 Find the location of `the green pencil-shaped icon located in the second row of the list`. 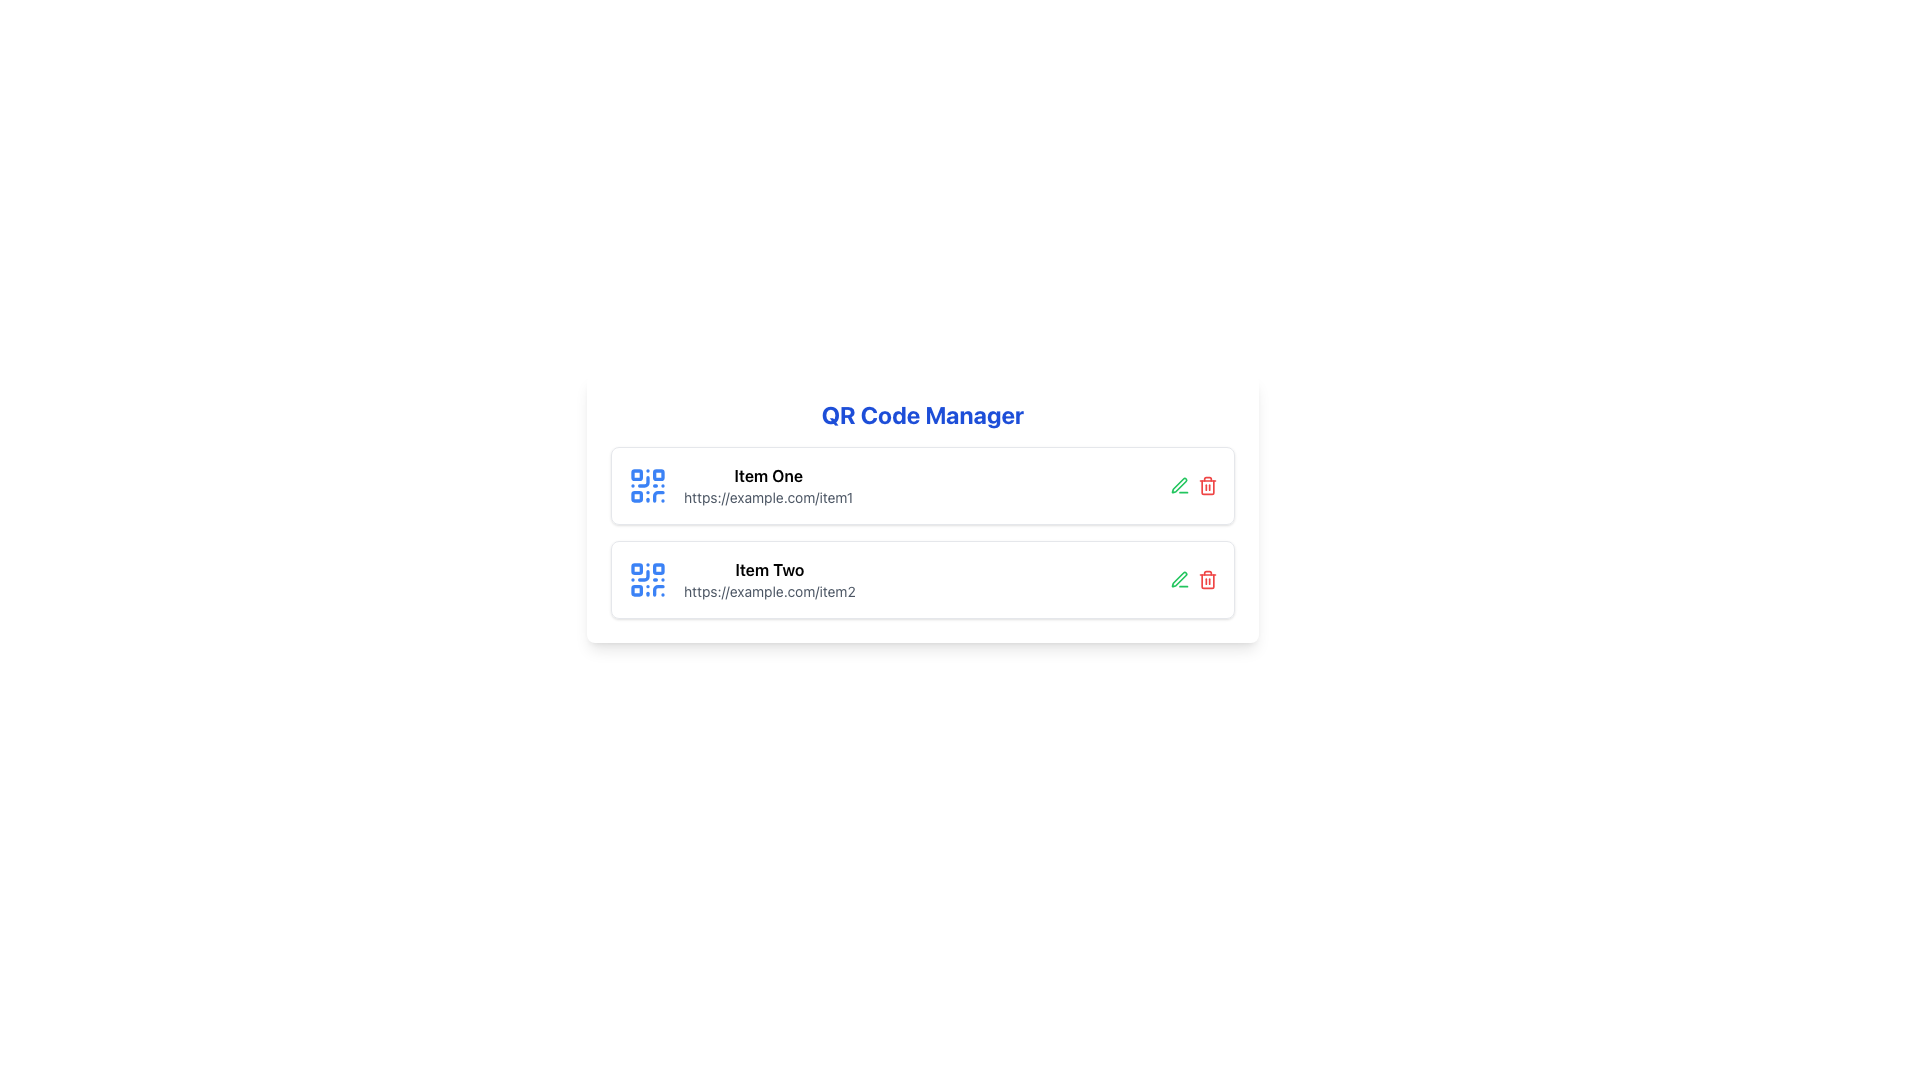

the green pencil-shaped icon located in the second row of the list is located at coordinates (1180, 486).